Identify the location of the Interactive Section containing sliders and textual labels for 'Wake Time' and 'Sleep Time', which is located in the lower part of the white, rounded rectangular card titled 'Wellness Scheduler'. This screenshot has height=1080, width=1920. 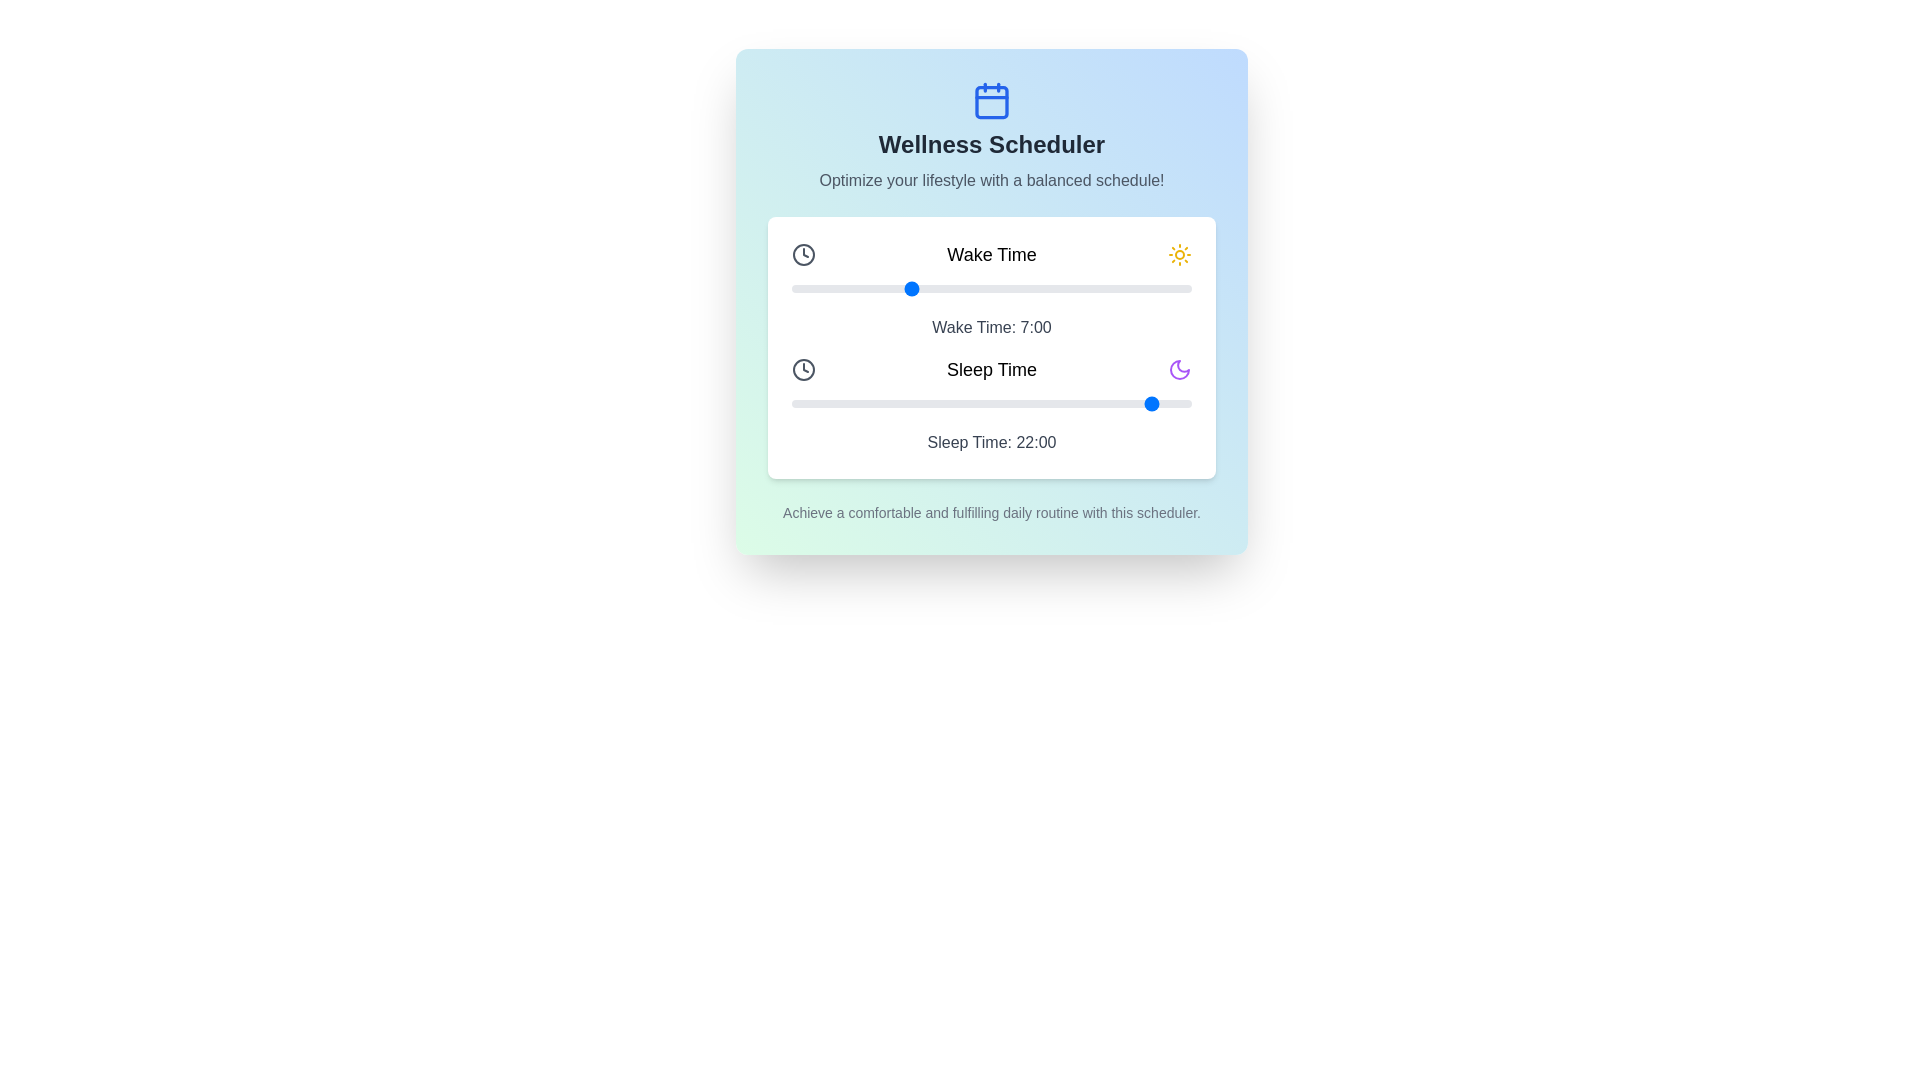
(992, 346).